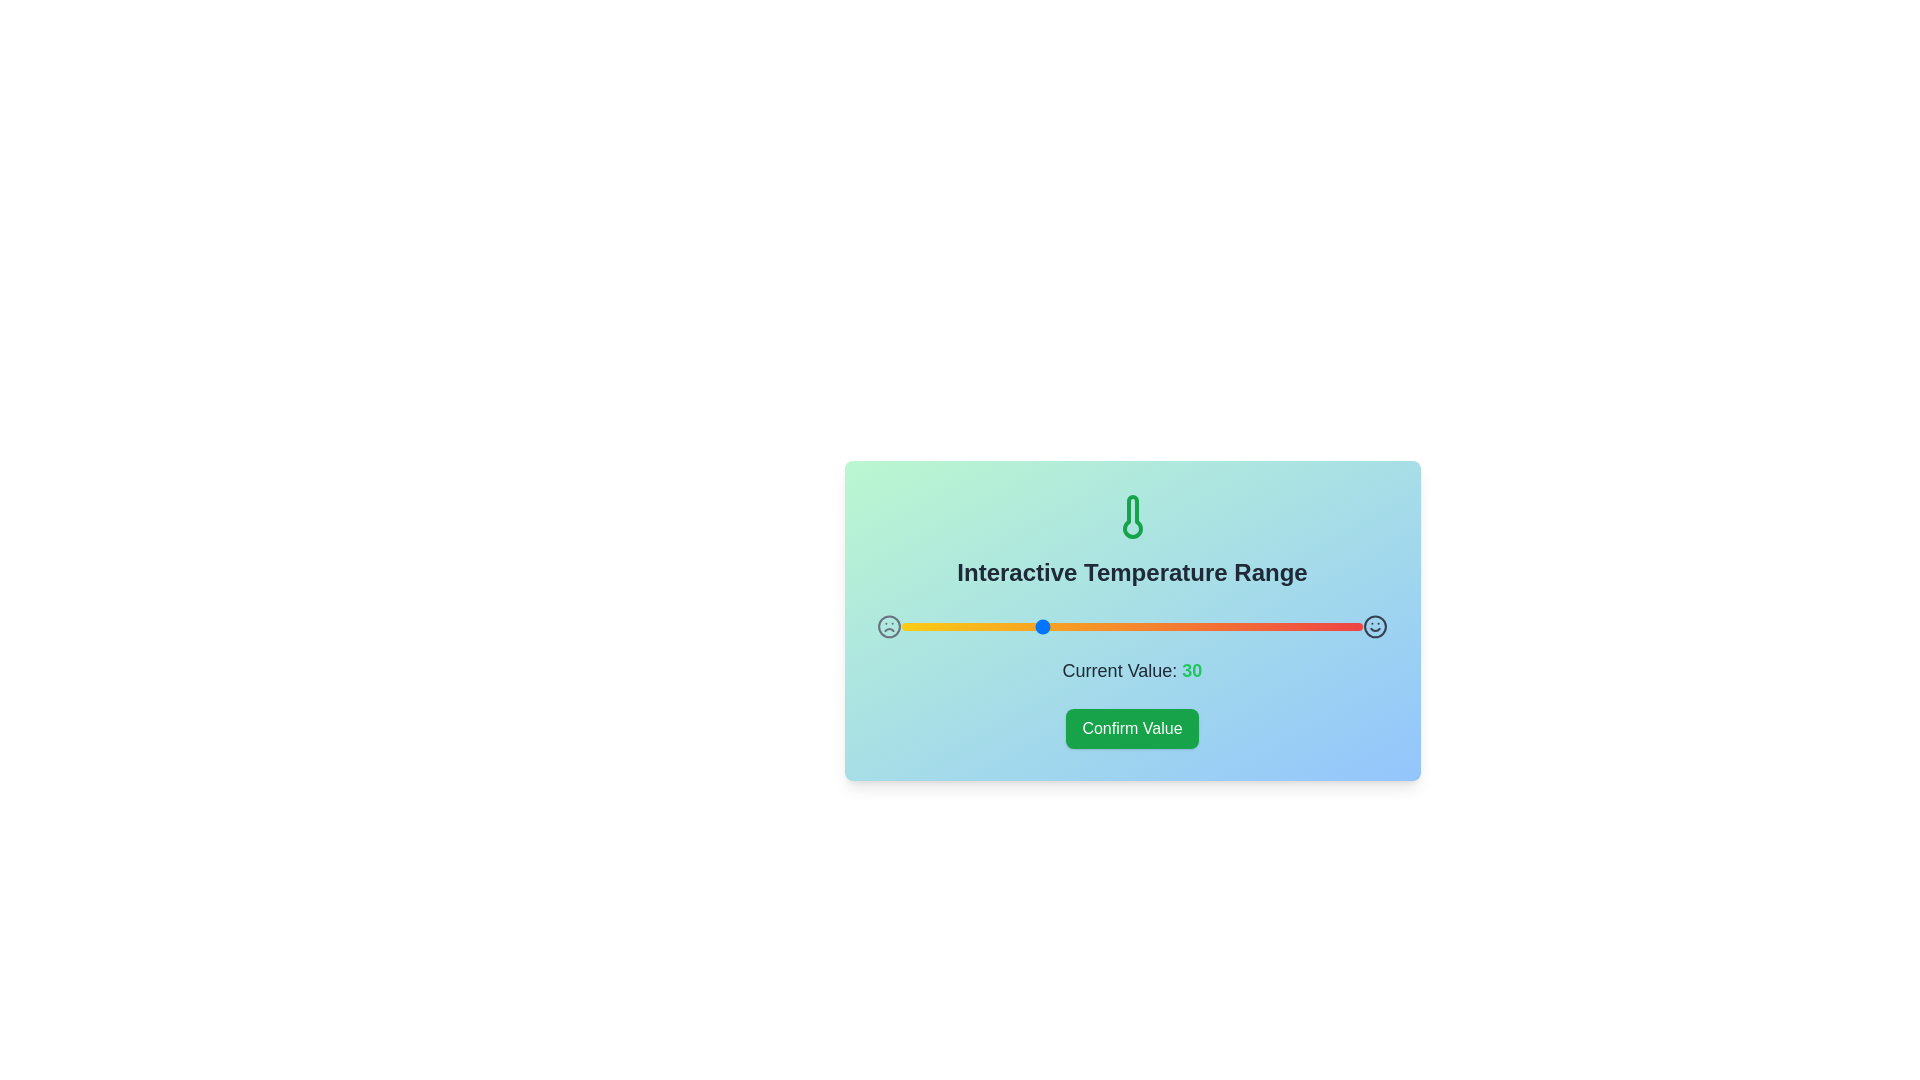 The height and width of the screenshot is (1080, 1920). I want to click on the range slider to set the value to 77, so click(1256, 626).